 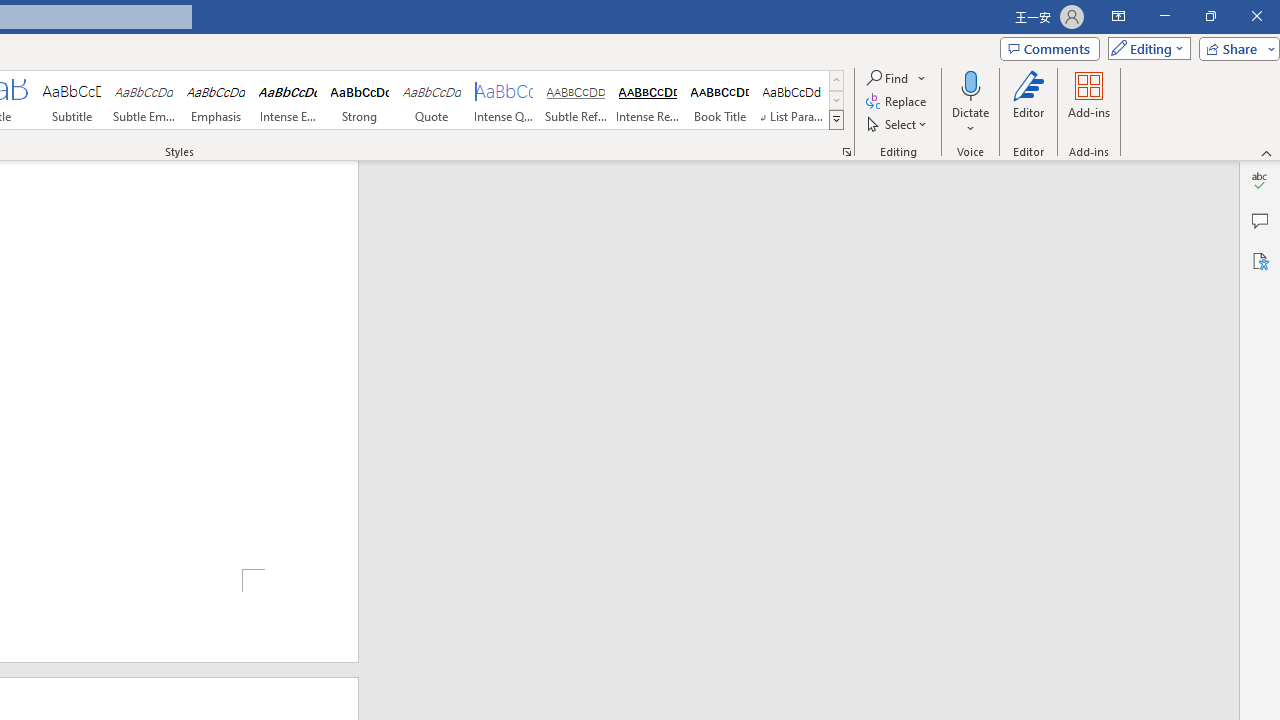 I want to click on 'Minimize', so click(x=1164, y=16).